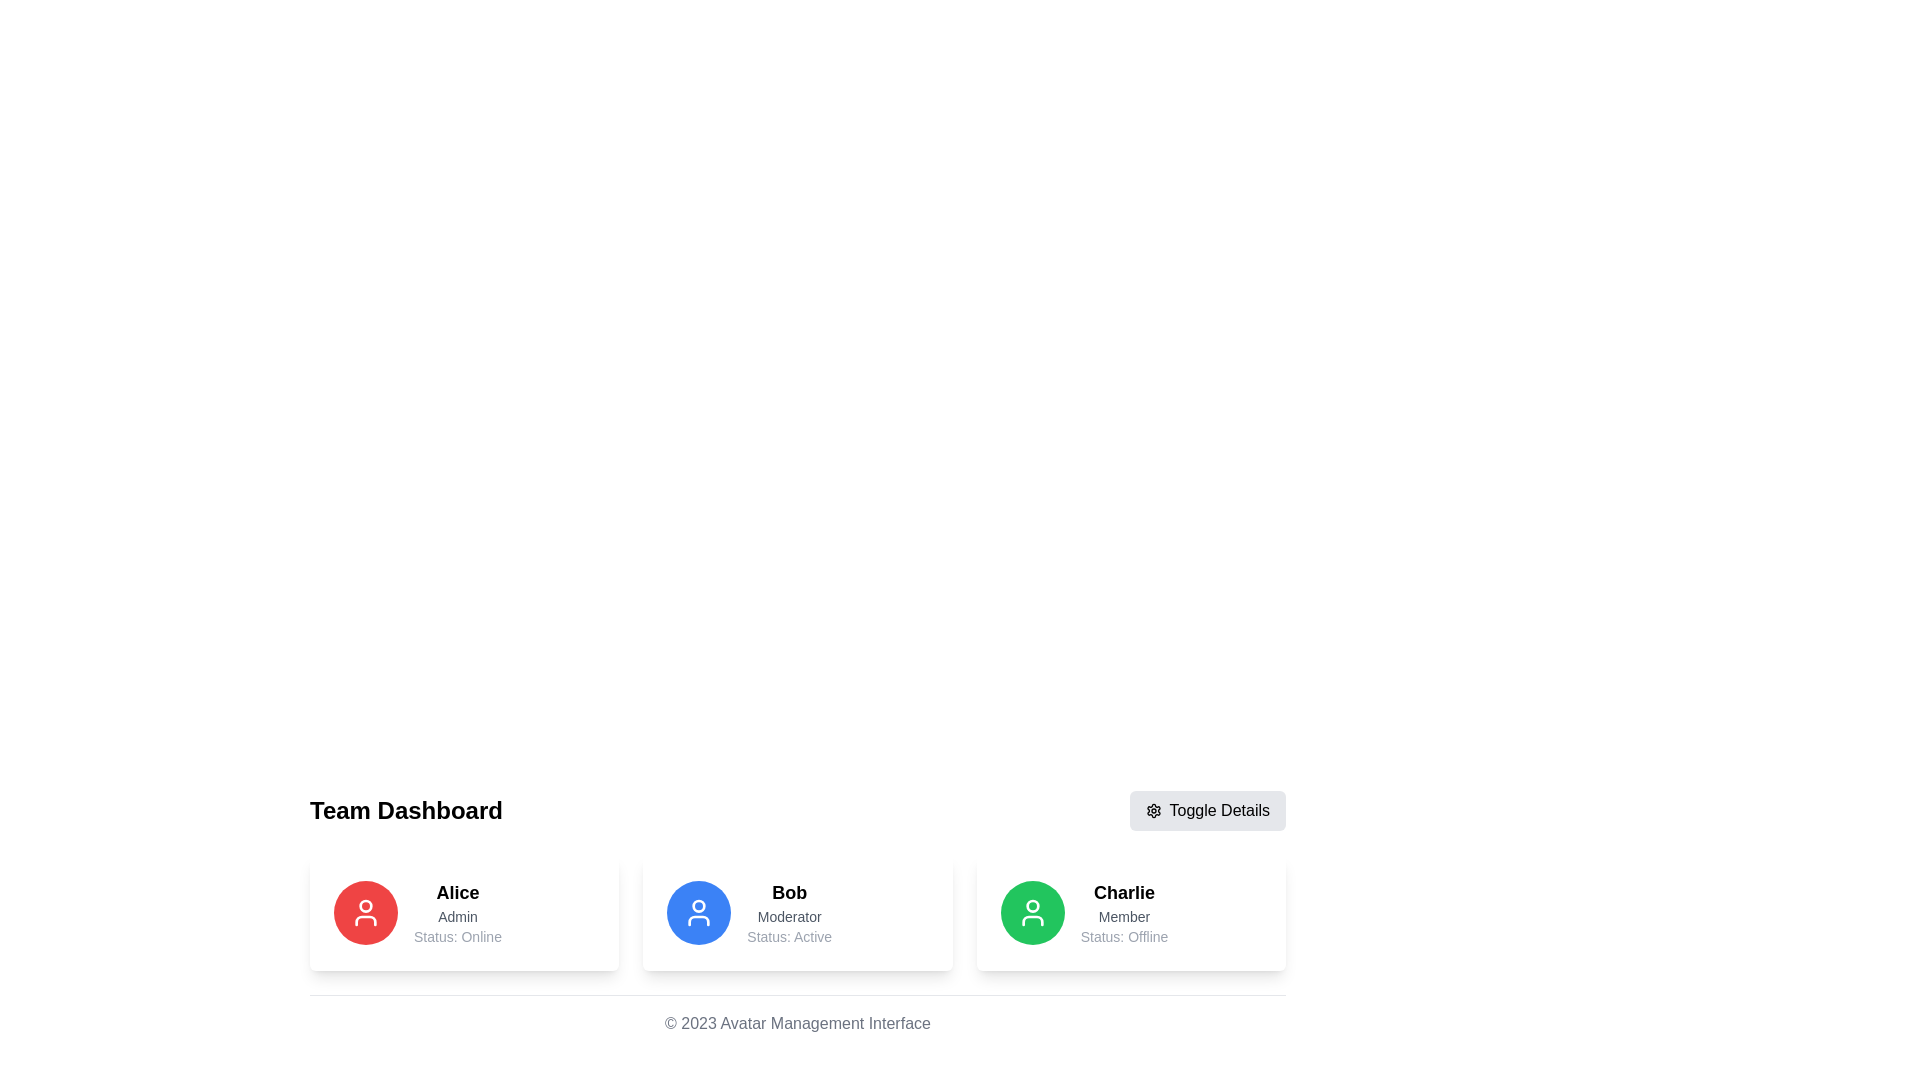 Image resolution: width=1920 pixels, height=1080 pixels. I want to click on the information displayed on the first card in the grid layout, which features a red circular icon with a user symbol and vertical text showing 'Alice', 'Admin', and 'Status: Online', so click(463, 913).